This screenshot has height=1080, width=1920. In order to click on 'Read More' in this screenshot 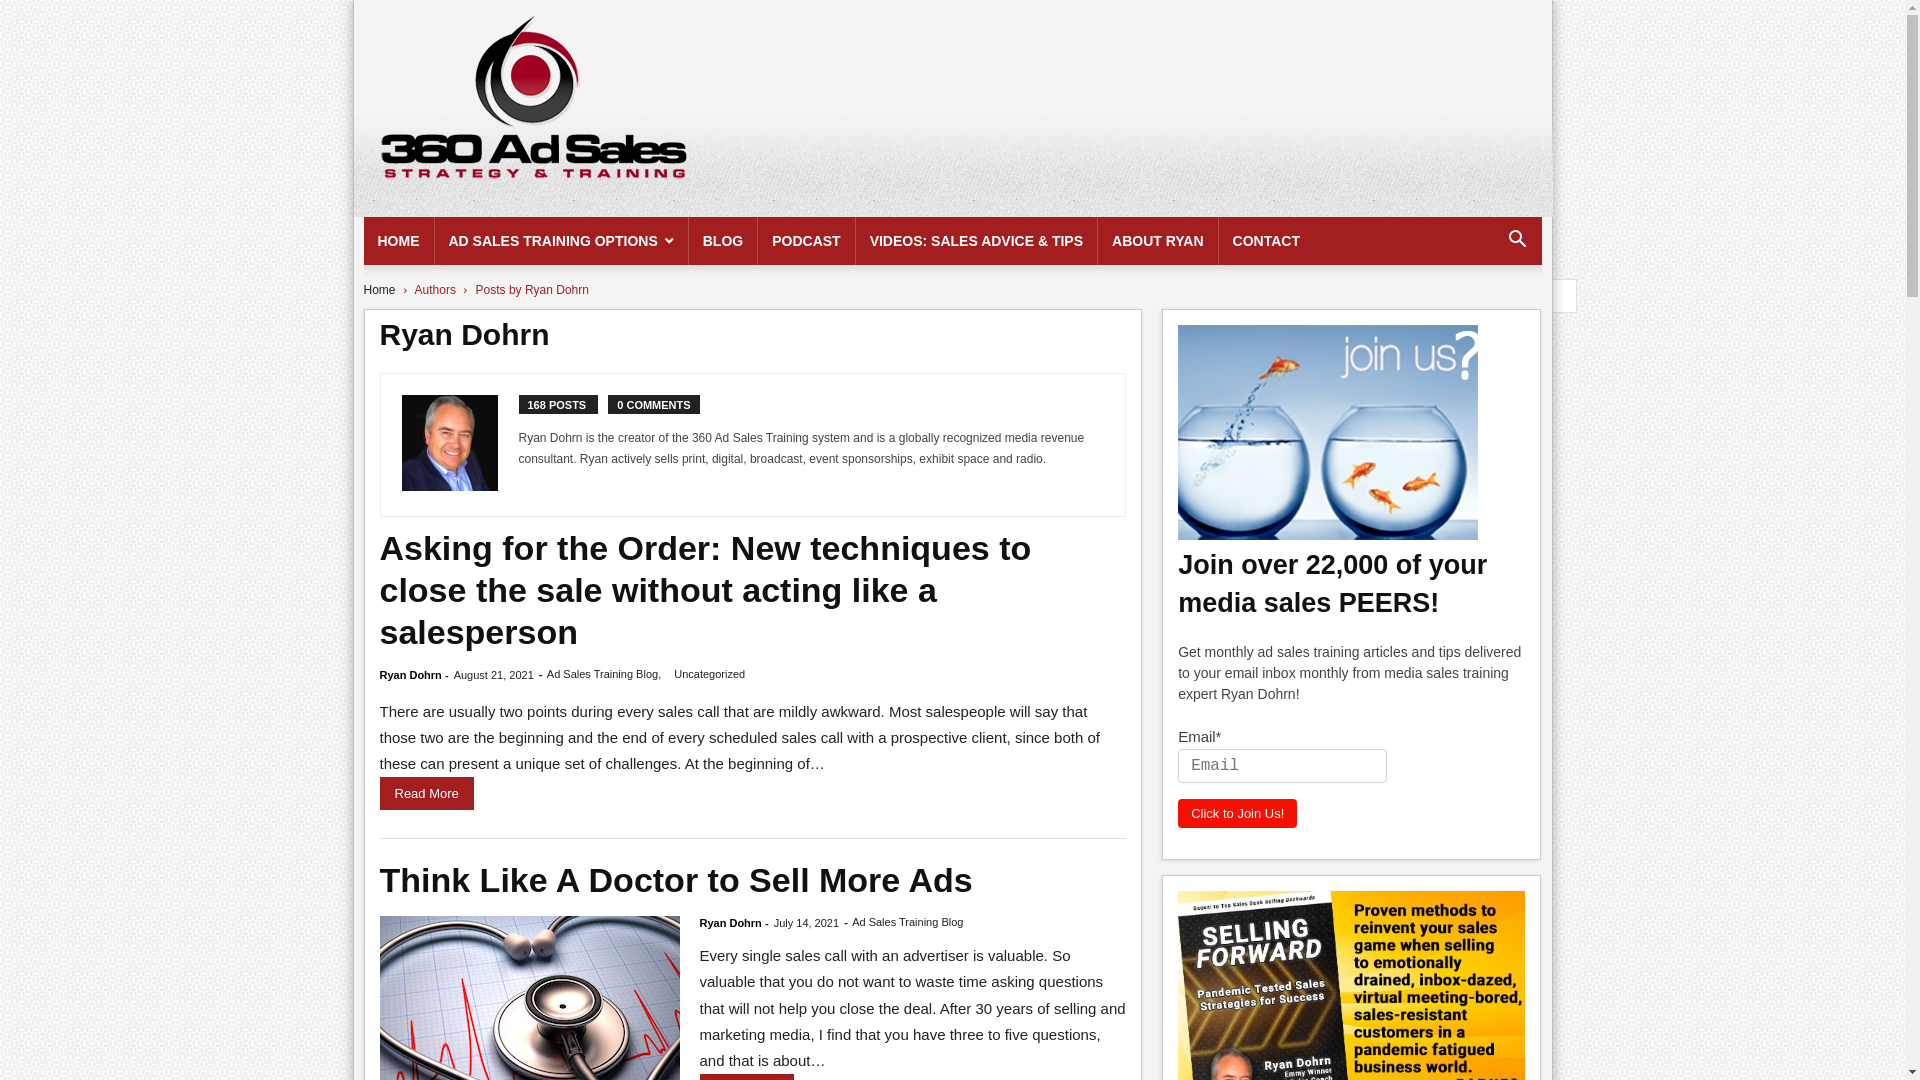, I will do `click(426, 792)`.